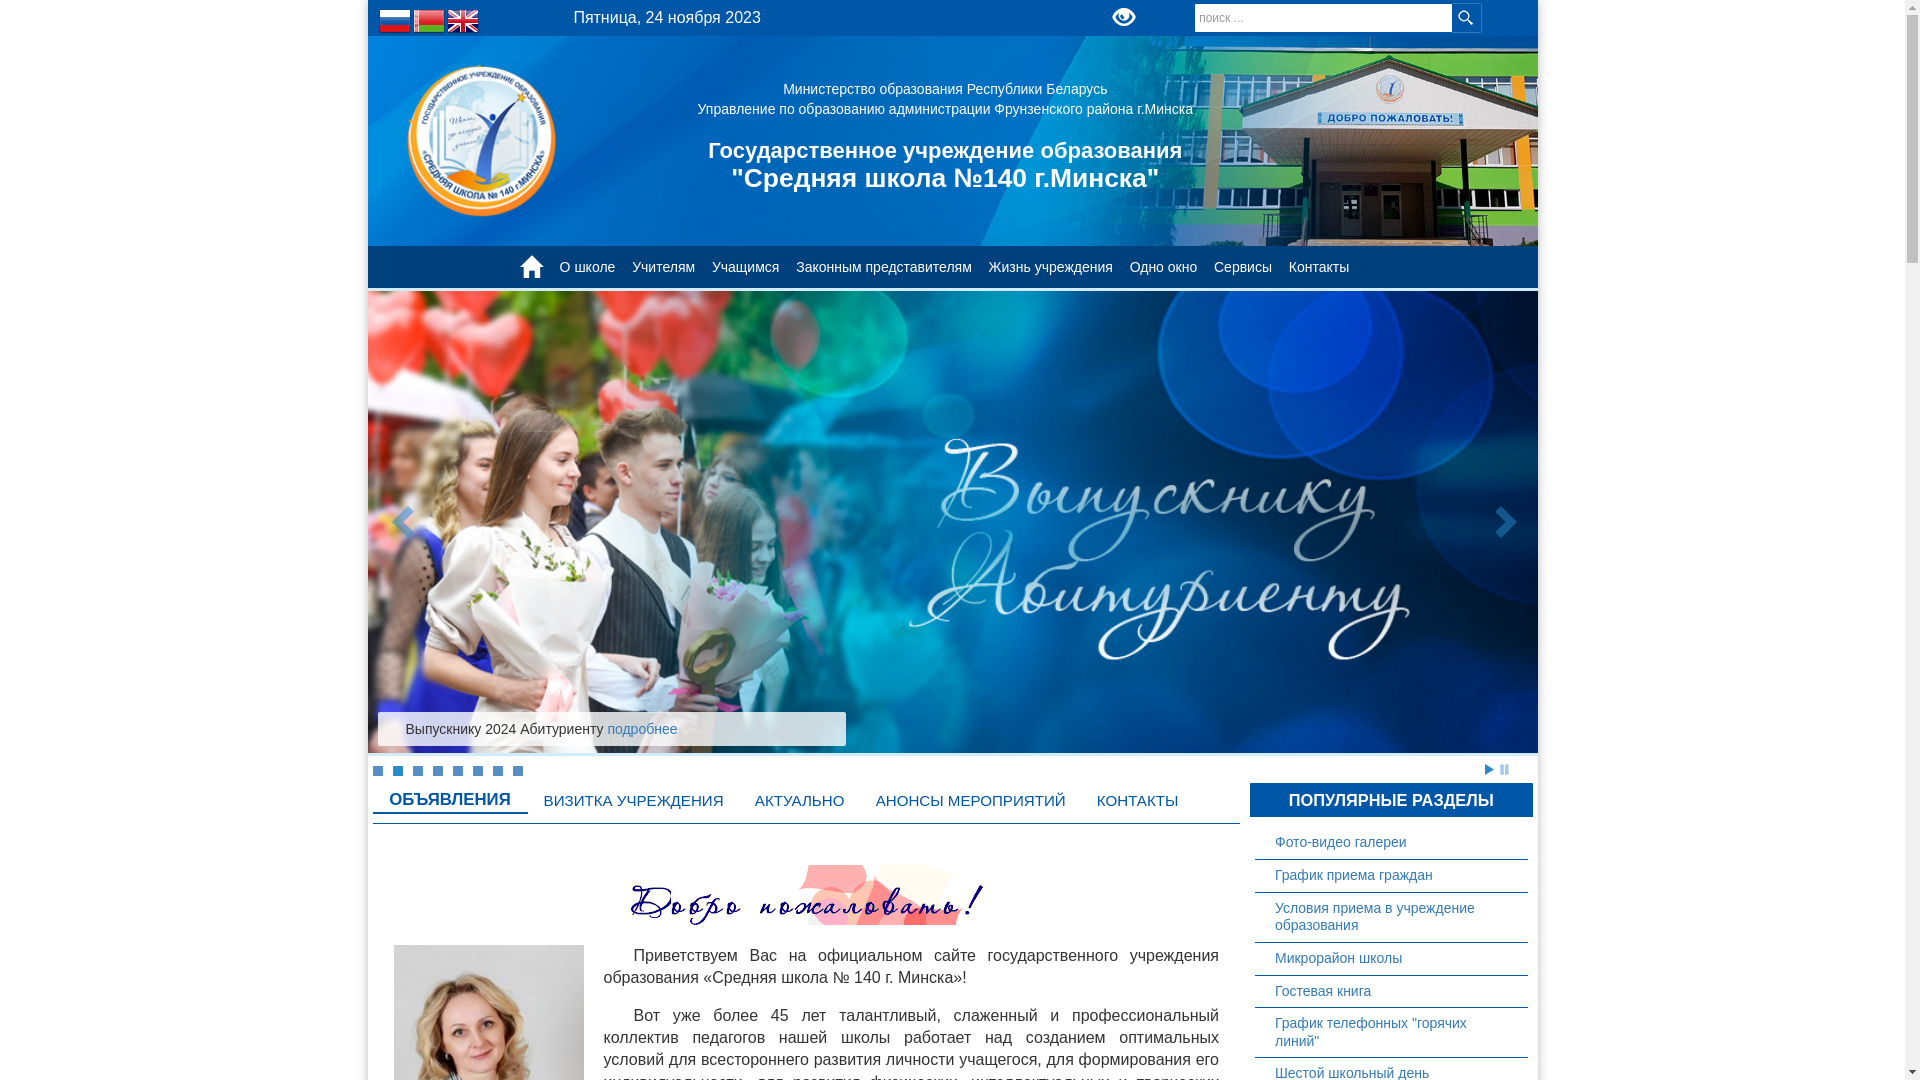  What do you see at coordinates (497, 770) in the screenshot?
I see `'7'` at bounding box center [497, 770].